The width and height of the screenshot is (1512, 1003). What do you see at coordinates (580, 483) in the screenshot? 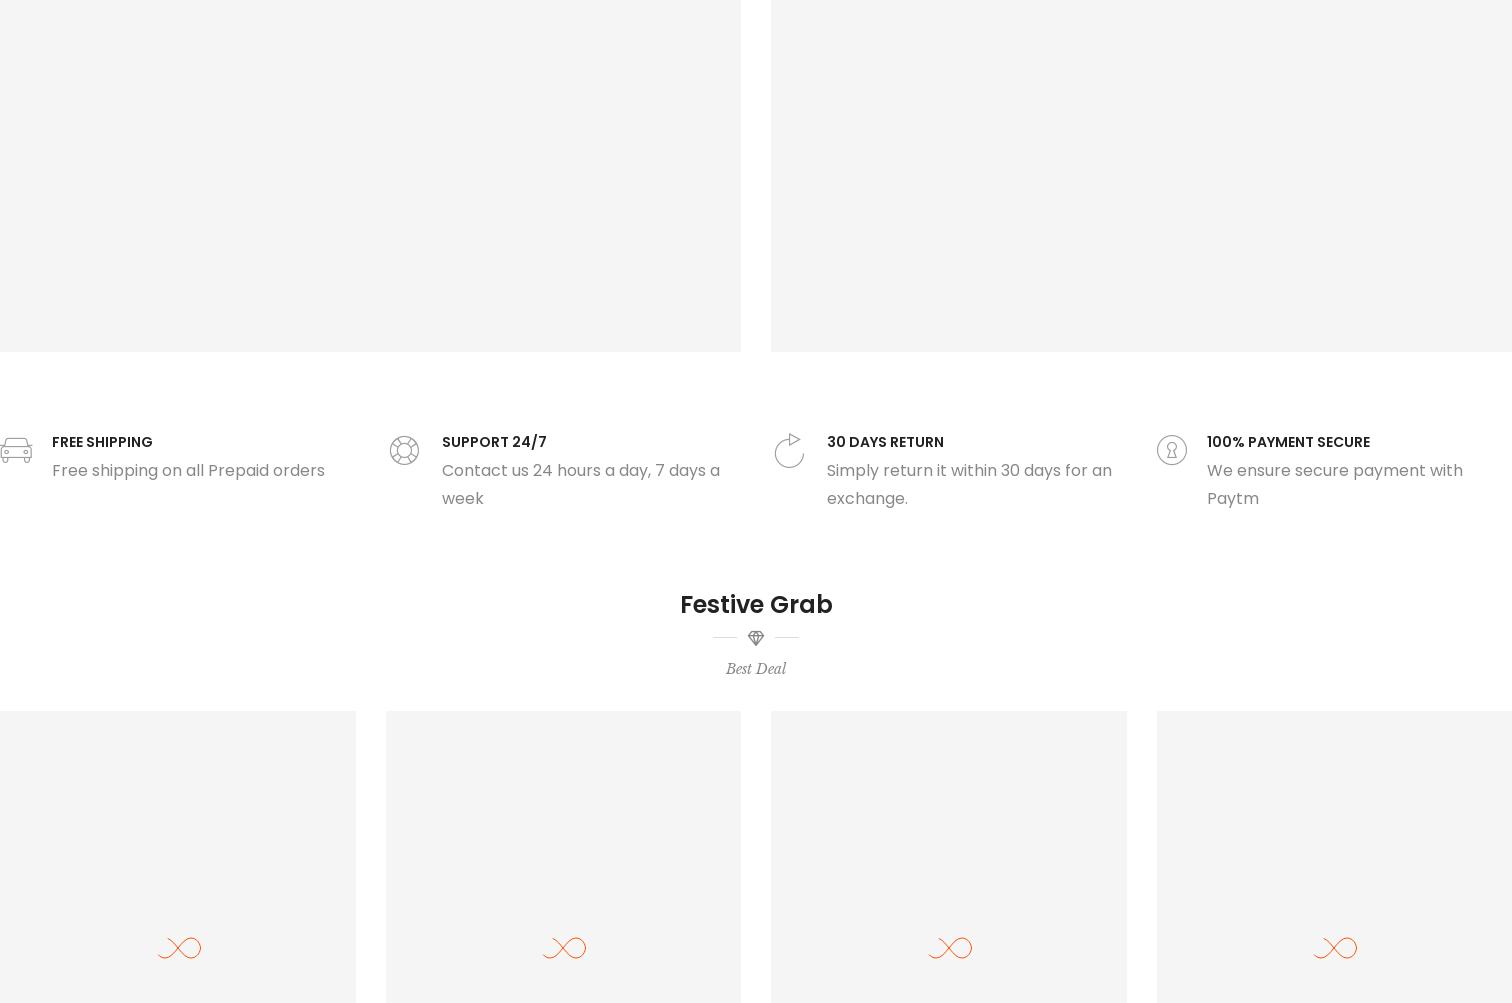
I see `'Contact us 24 hours a day, 7 days a week'` at bounding box center [580, 483].